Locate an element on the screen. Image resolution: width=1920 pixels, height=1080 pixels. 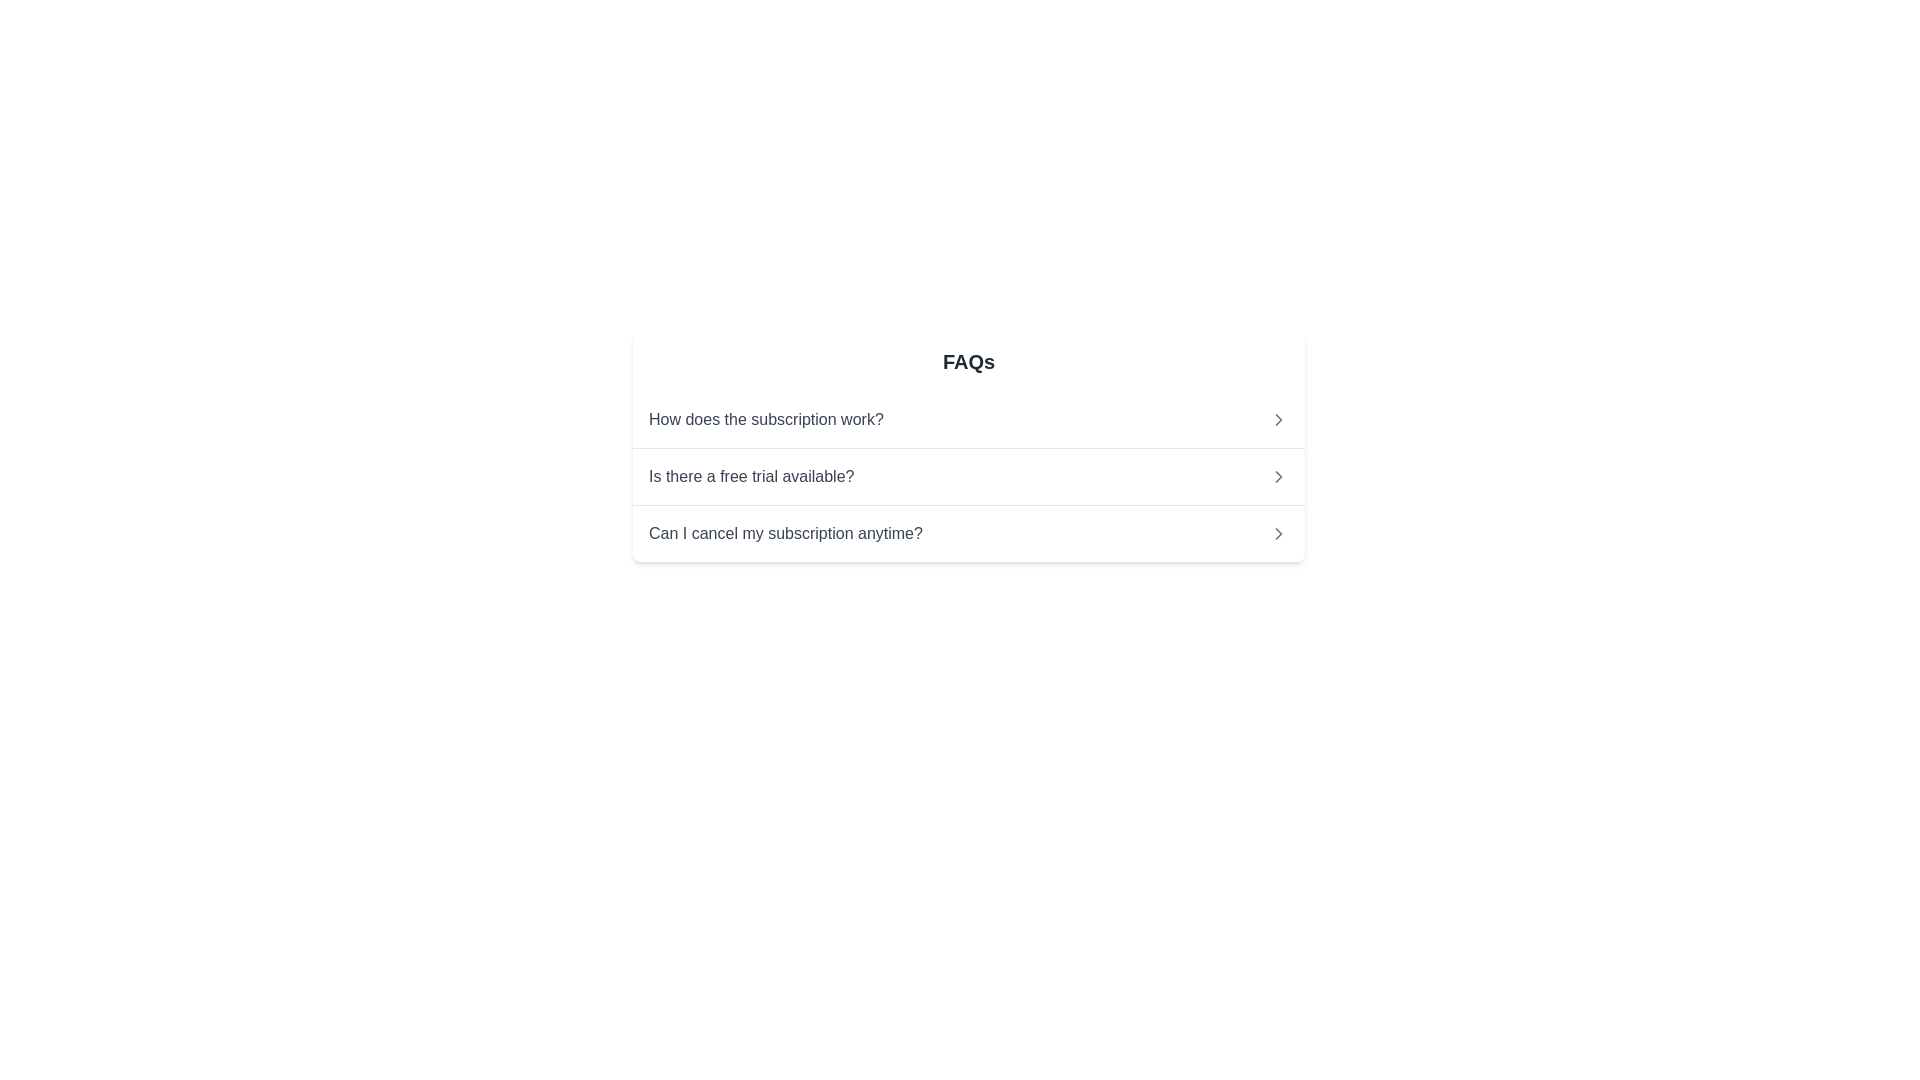
the right-facing gray chevron icon is located at coordinates (1277, 532).